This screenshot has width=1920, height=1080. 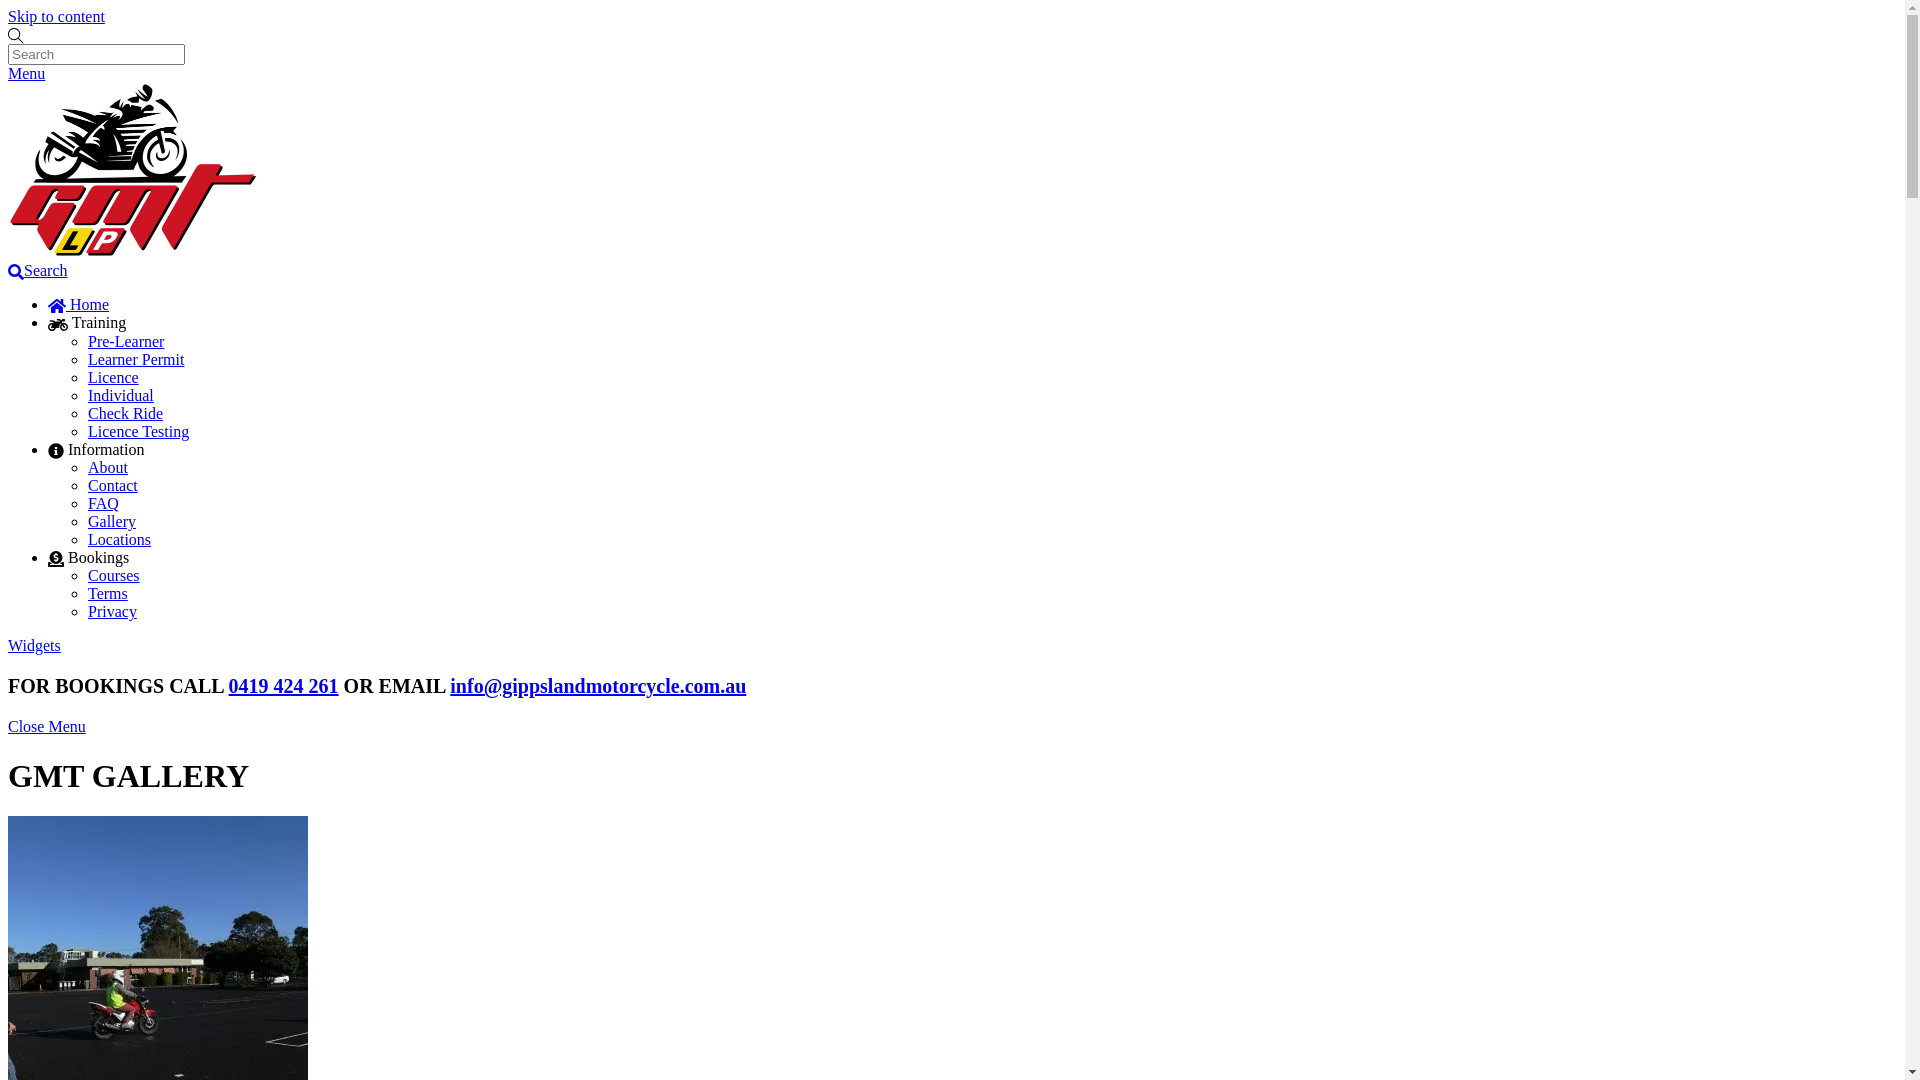 What do you see at coordinates (112, 485) in the screenshot?
I see `'Contact'` at bounding box center [112, 485].